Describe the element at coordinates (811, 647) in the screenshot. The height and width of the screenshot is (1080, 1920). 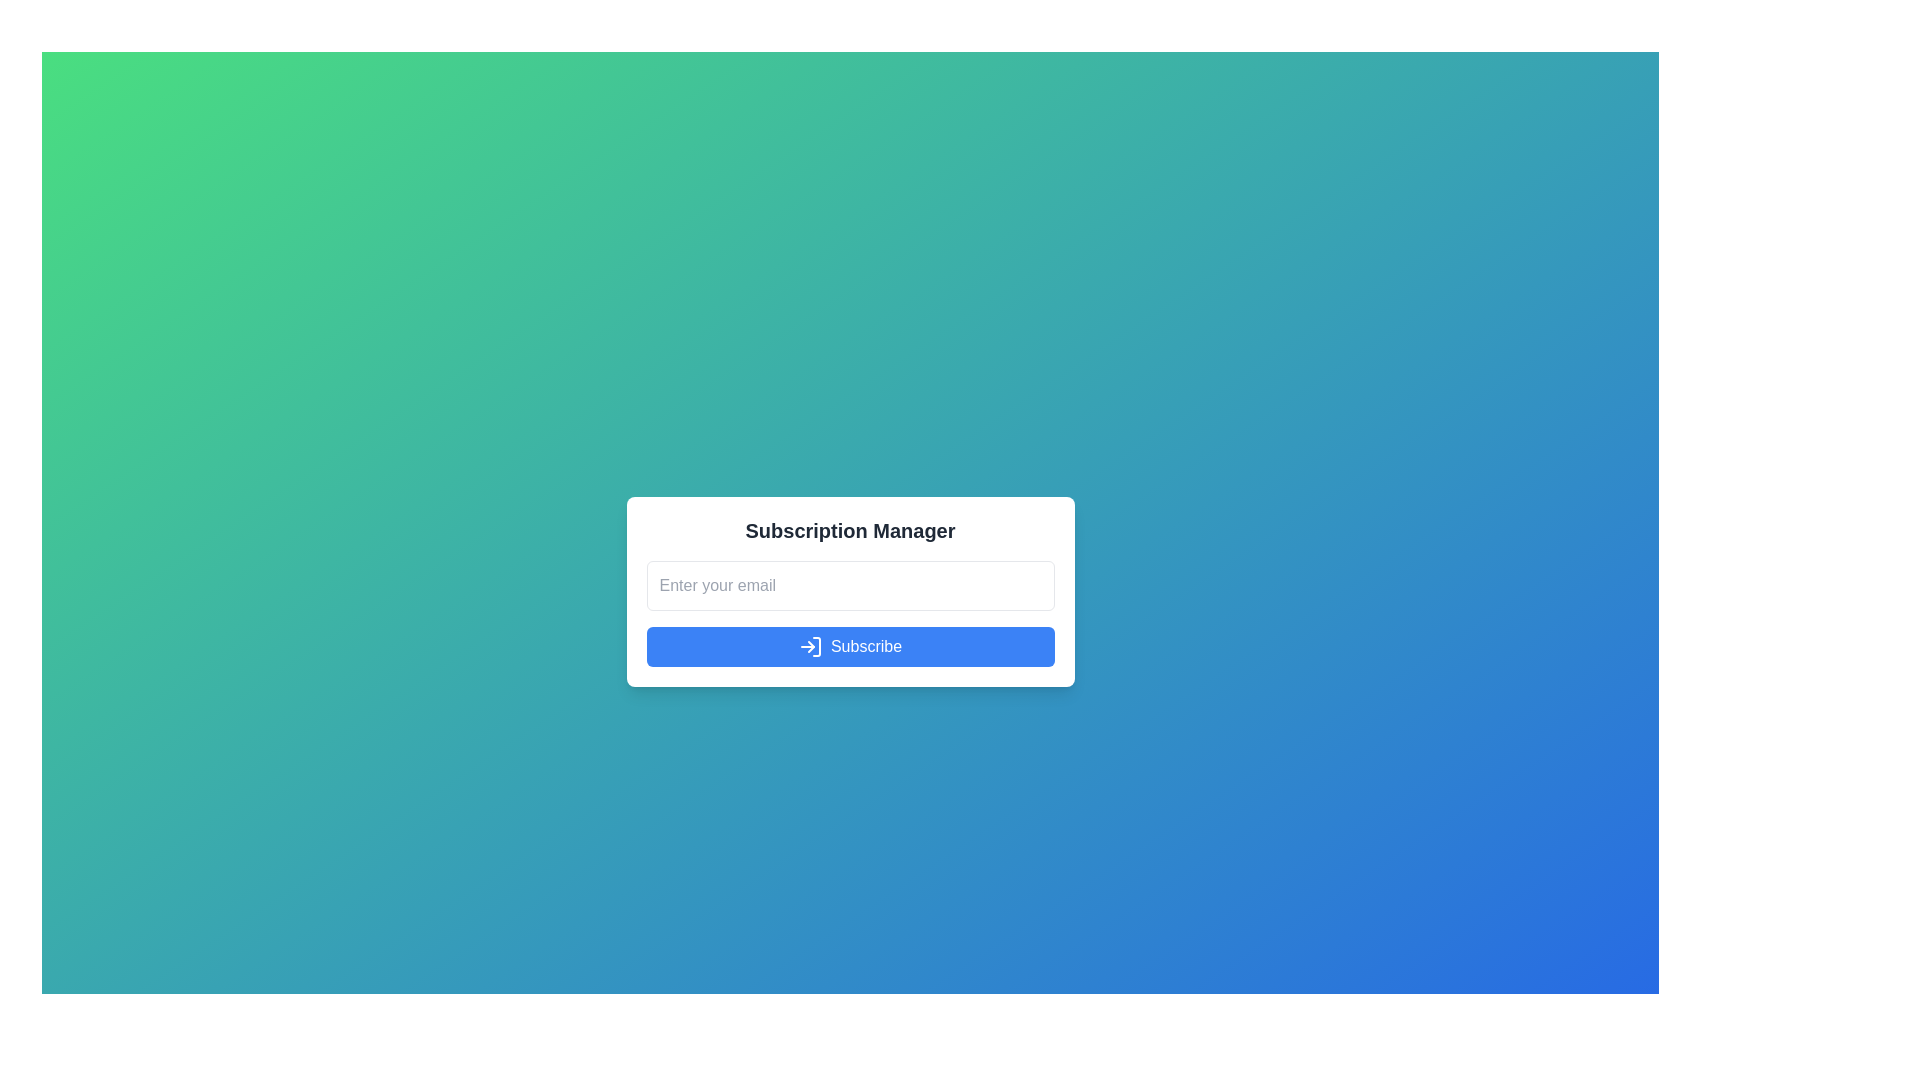
I see `the central arrow icon that signifies navigation or submission, which is part of a set of three icons located below the input box aligned with the 'Subscribe' button` at that location.